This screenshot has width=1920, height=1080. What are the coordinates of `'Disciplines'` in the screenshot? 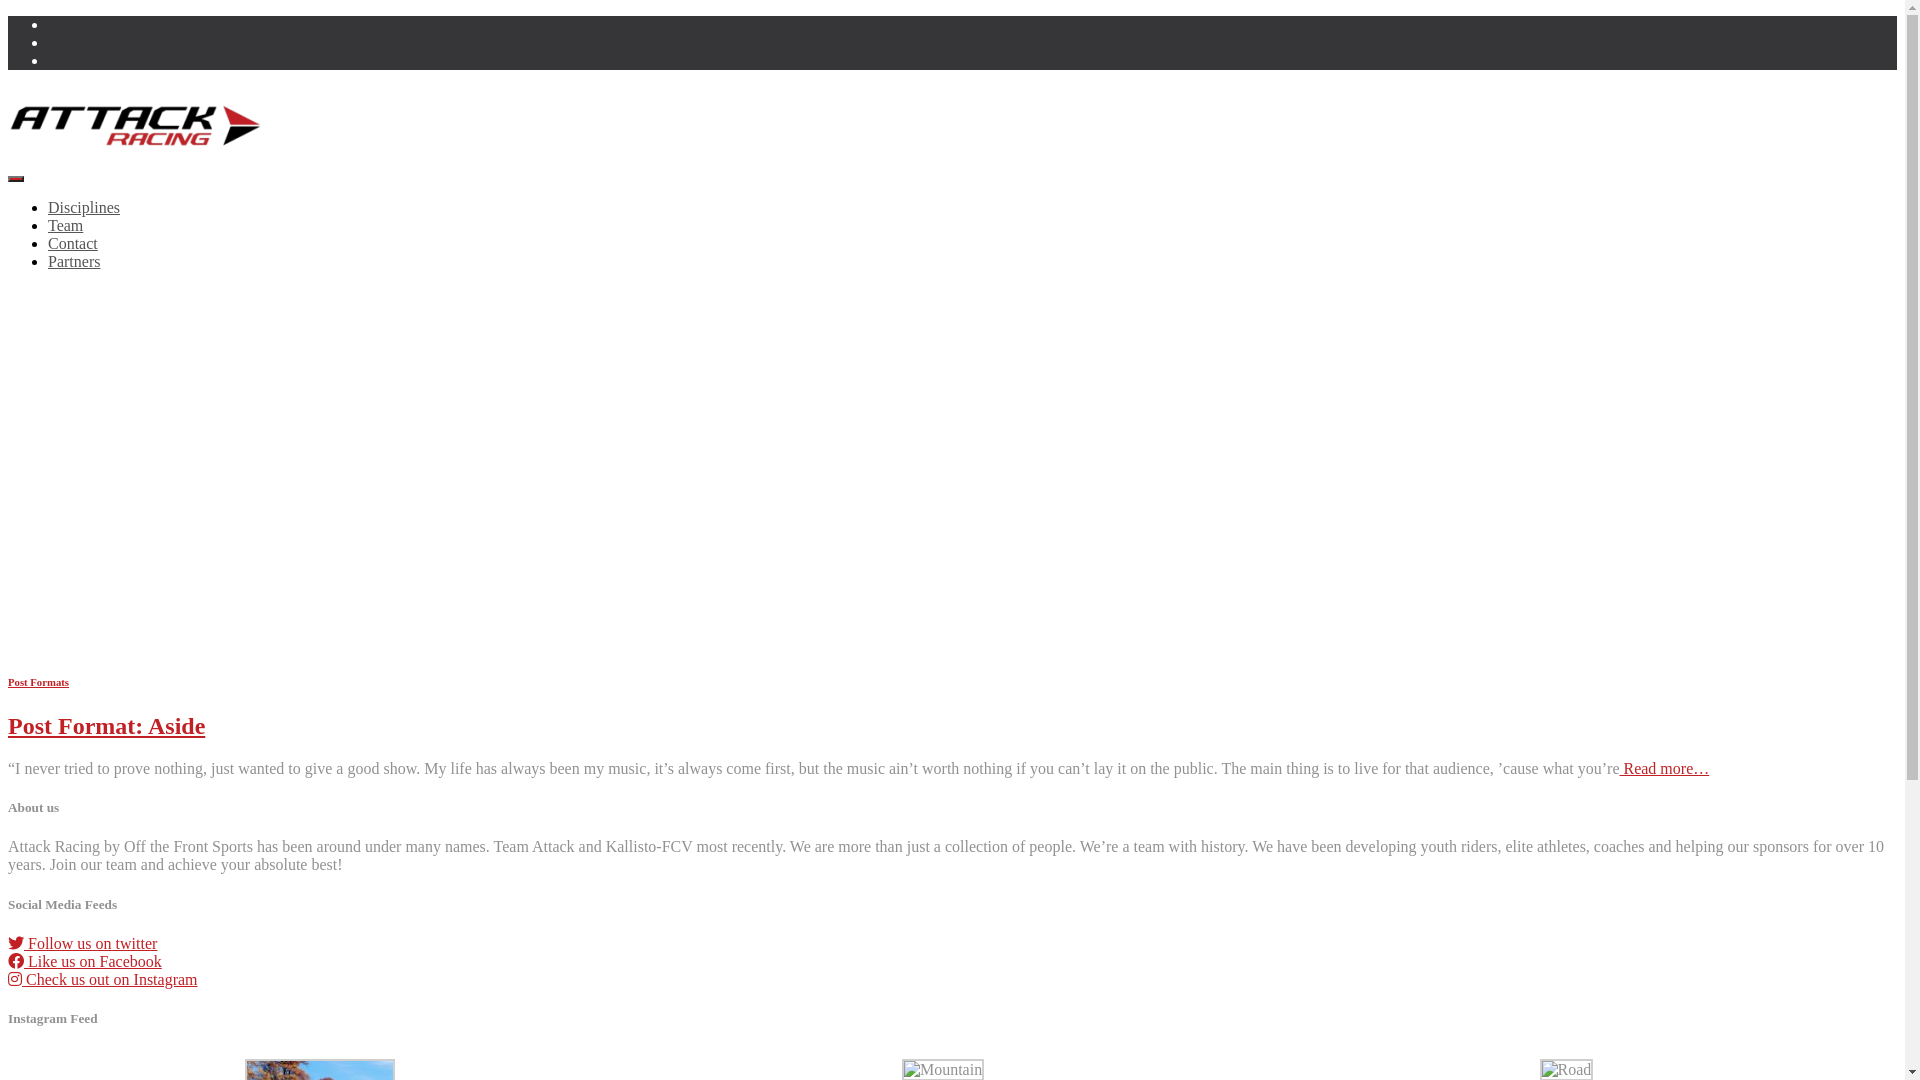 It's located at (82, 207).